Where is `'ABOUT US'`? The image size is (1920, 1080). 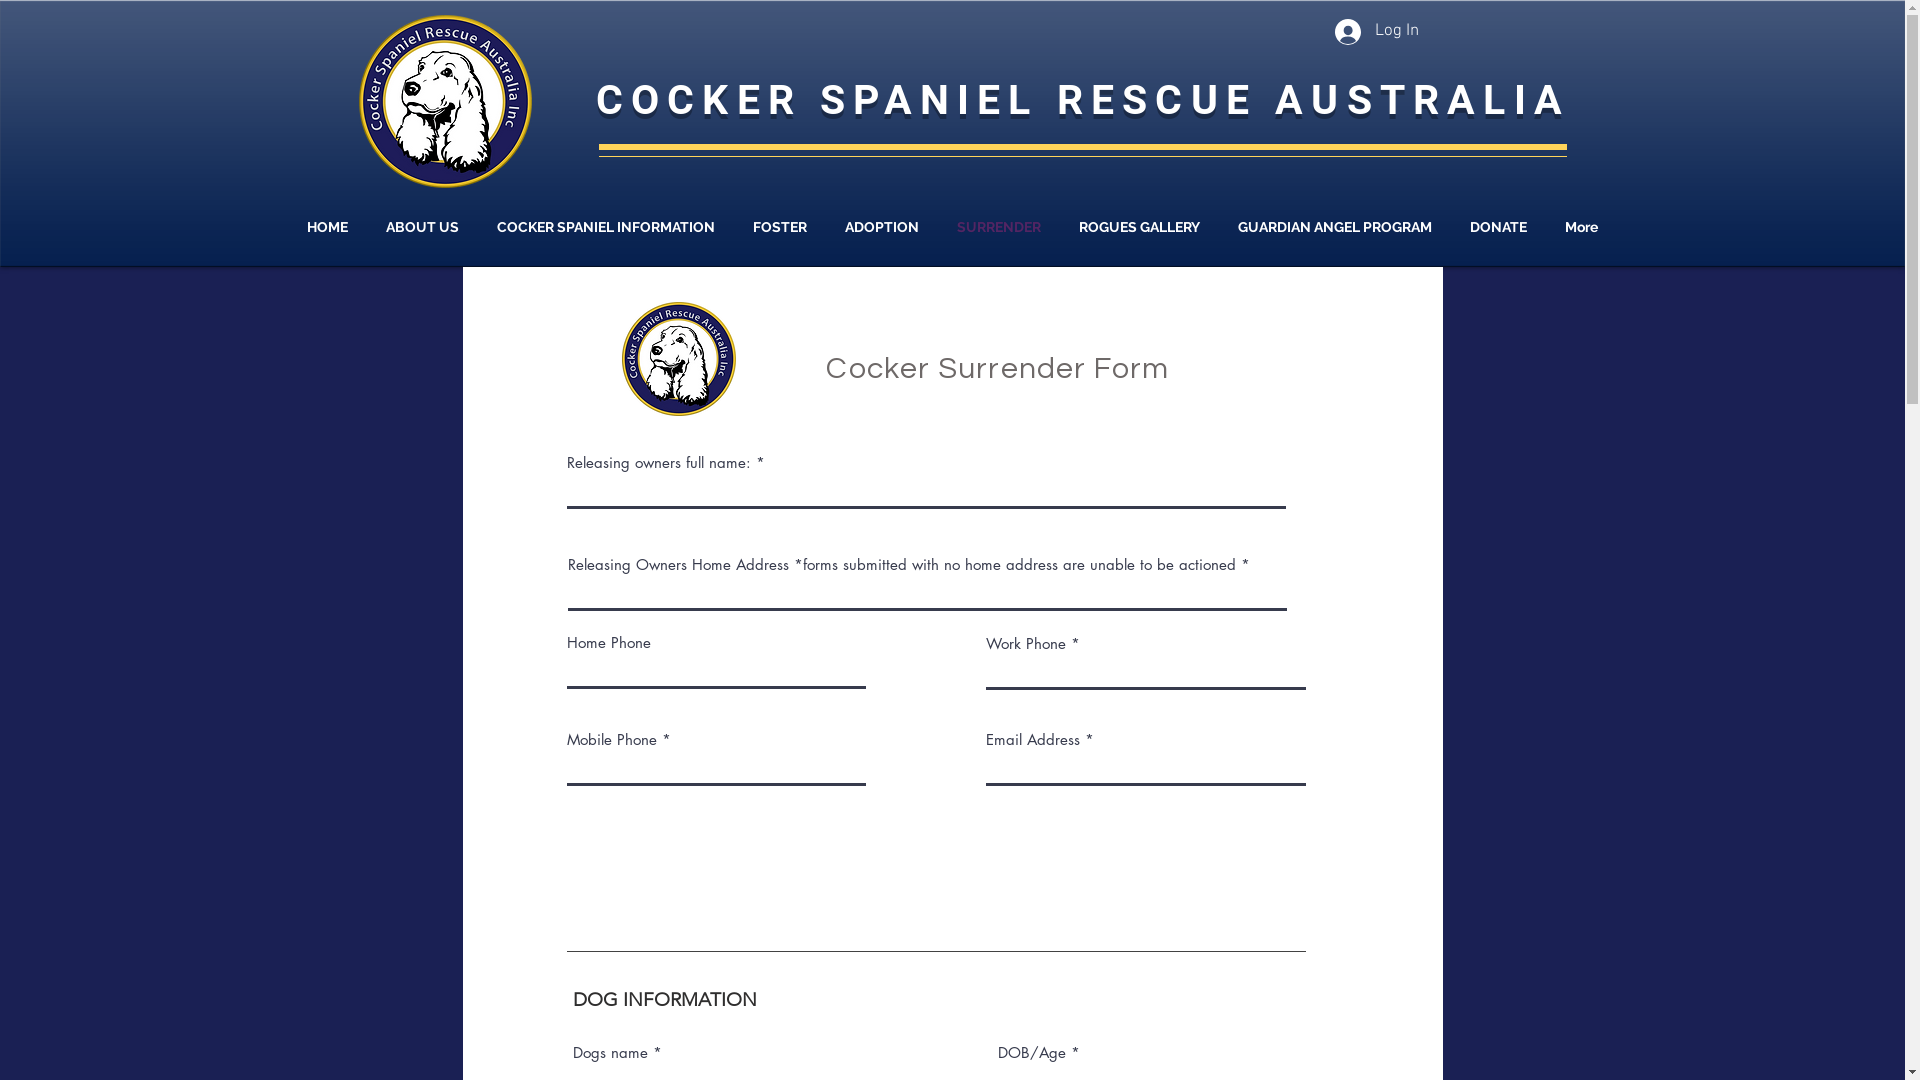 'ABOUT US' is located at coordinates (421, 226).